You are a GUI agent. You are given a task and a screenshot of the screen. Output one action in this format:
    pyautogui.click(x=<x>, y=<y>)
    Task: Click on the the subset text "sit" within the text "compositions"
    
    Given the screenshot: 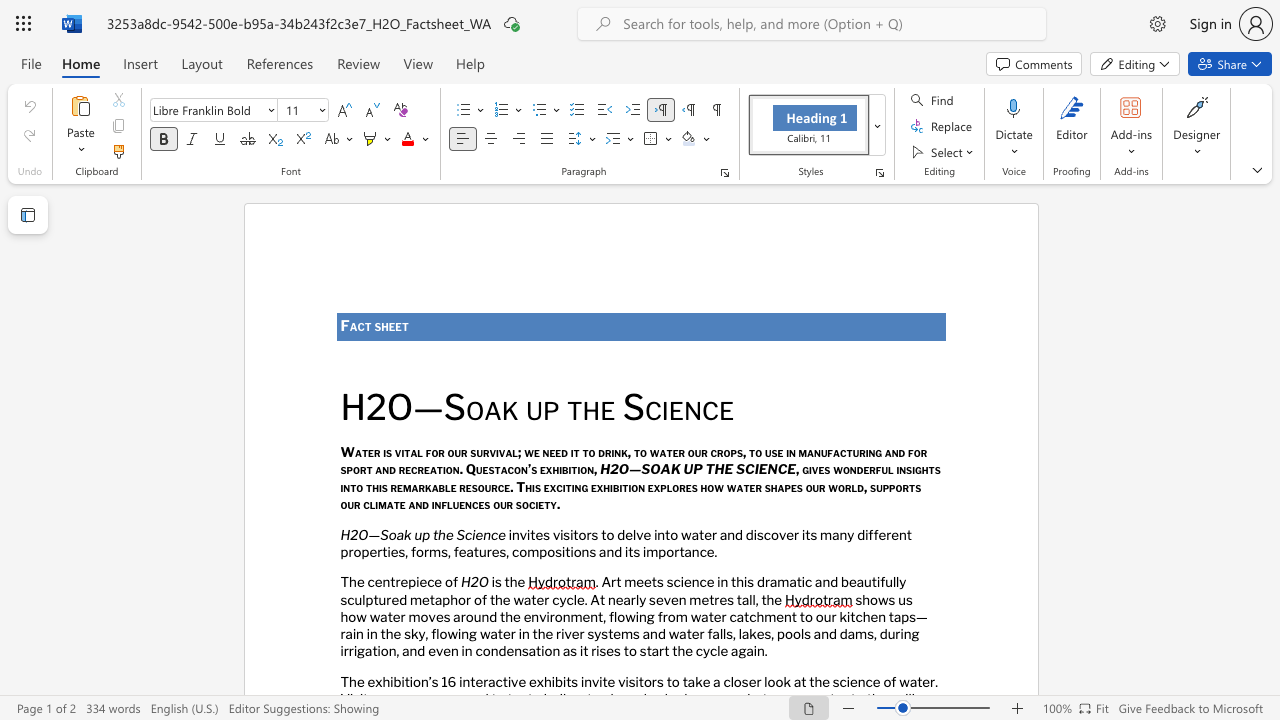 What is the action you would take?
    pyautogui.click(x=555, y=551)
    